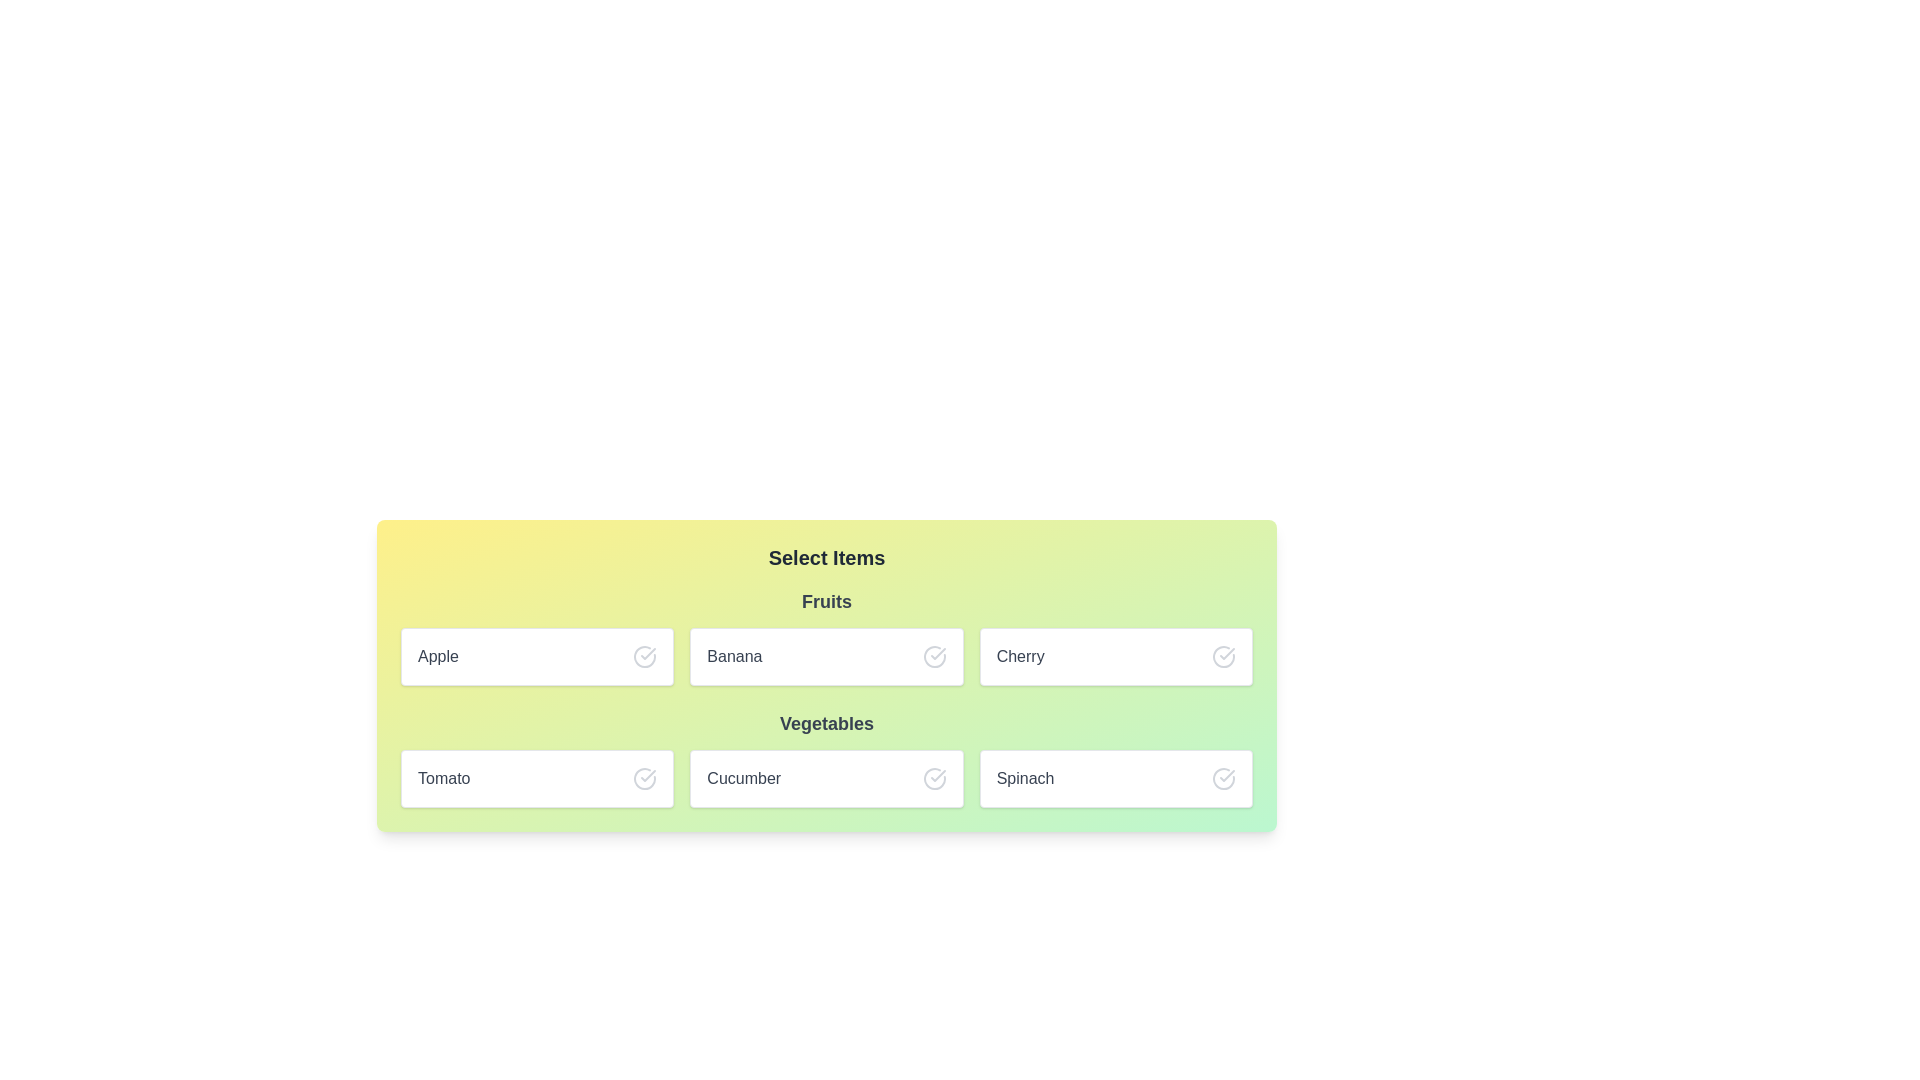 The width and height of the screenshot is (1920, 1080). Describe the element at coordinates (645, 656) in the screenshot. I see `the segment of the circular icon in the first slot of the 'Fruits' section, which features a partial circular arc and is outlined with a monochromatic theme` at that location.